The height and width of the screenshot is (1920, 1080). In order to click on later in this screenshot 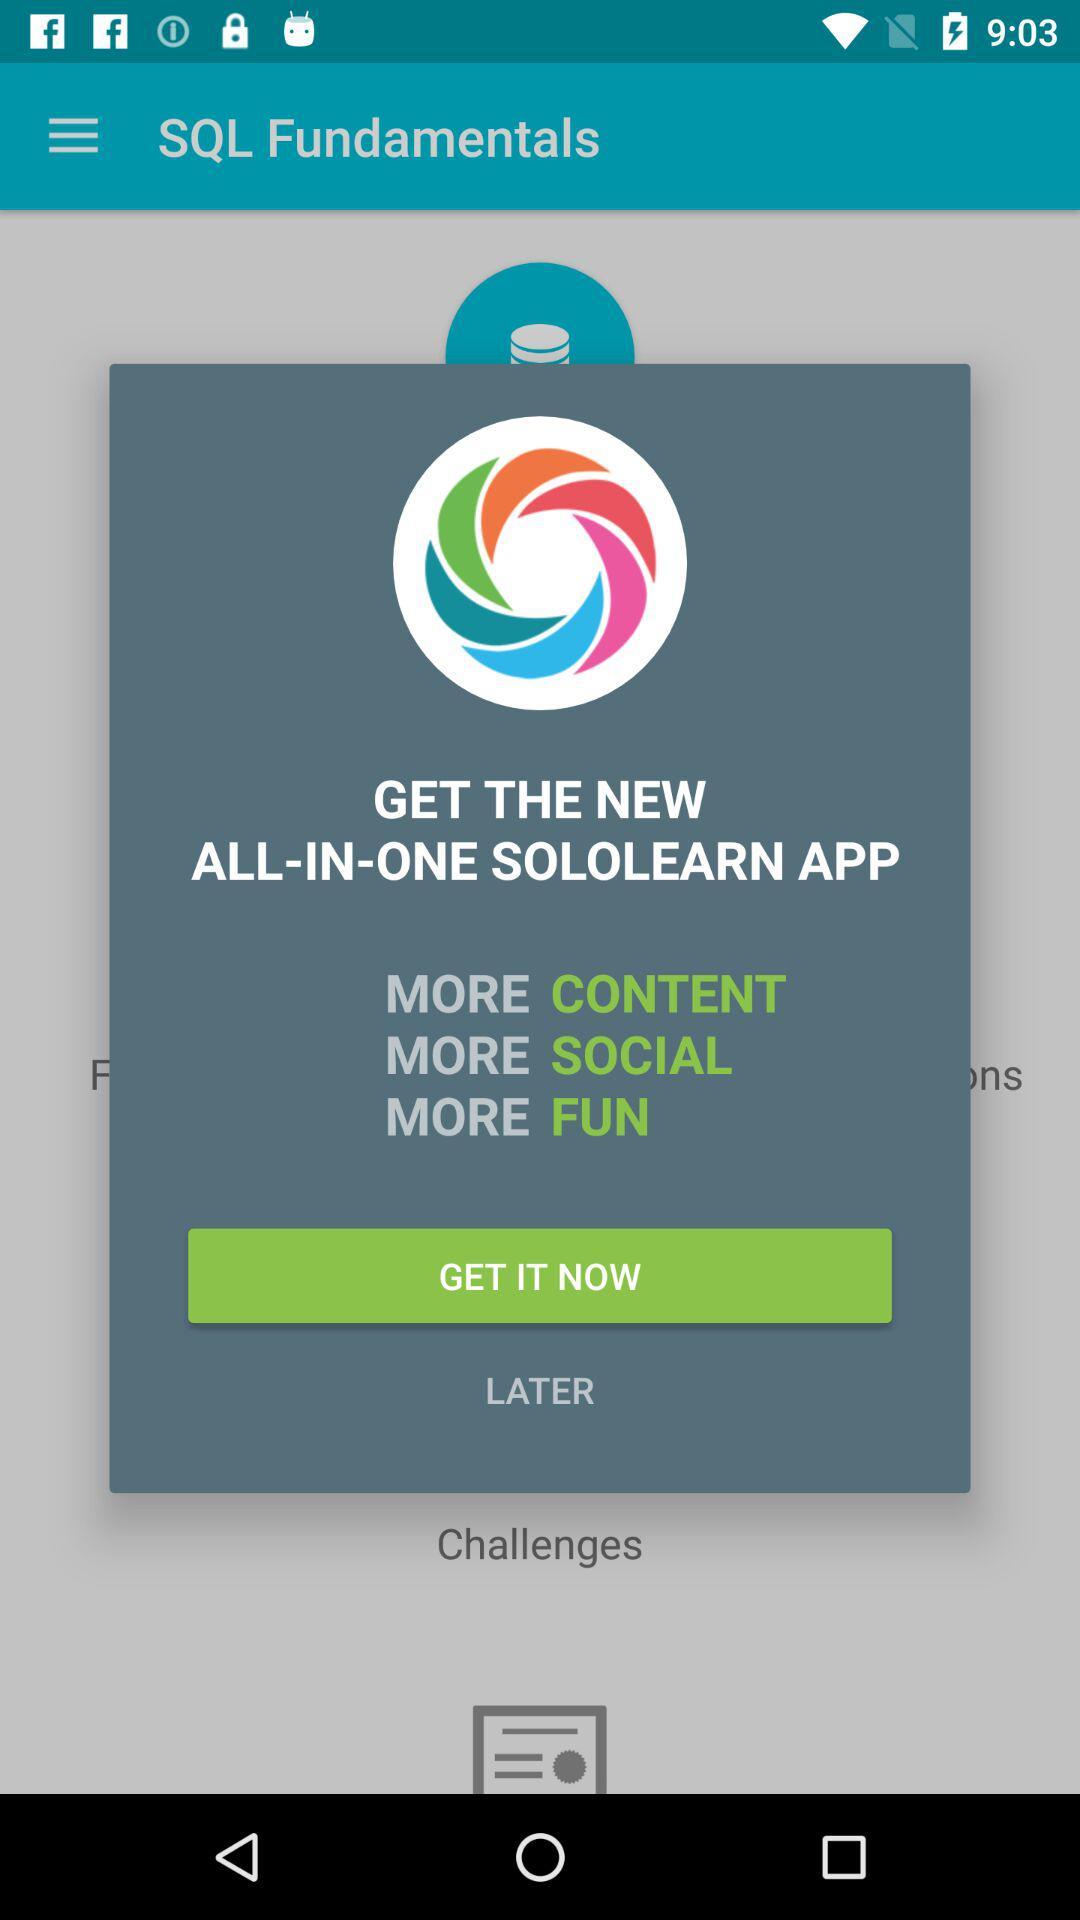, I will do `click(540, 1388)`.